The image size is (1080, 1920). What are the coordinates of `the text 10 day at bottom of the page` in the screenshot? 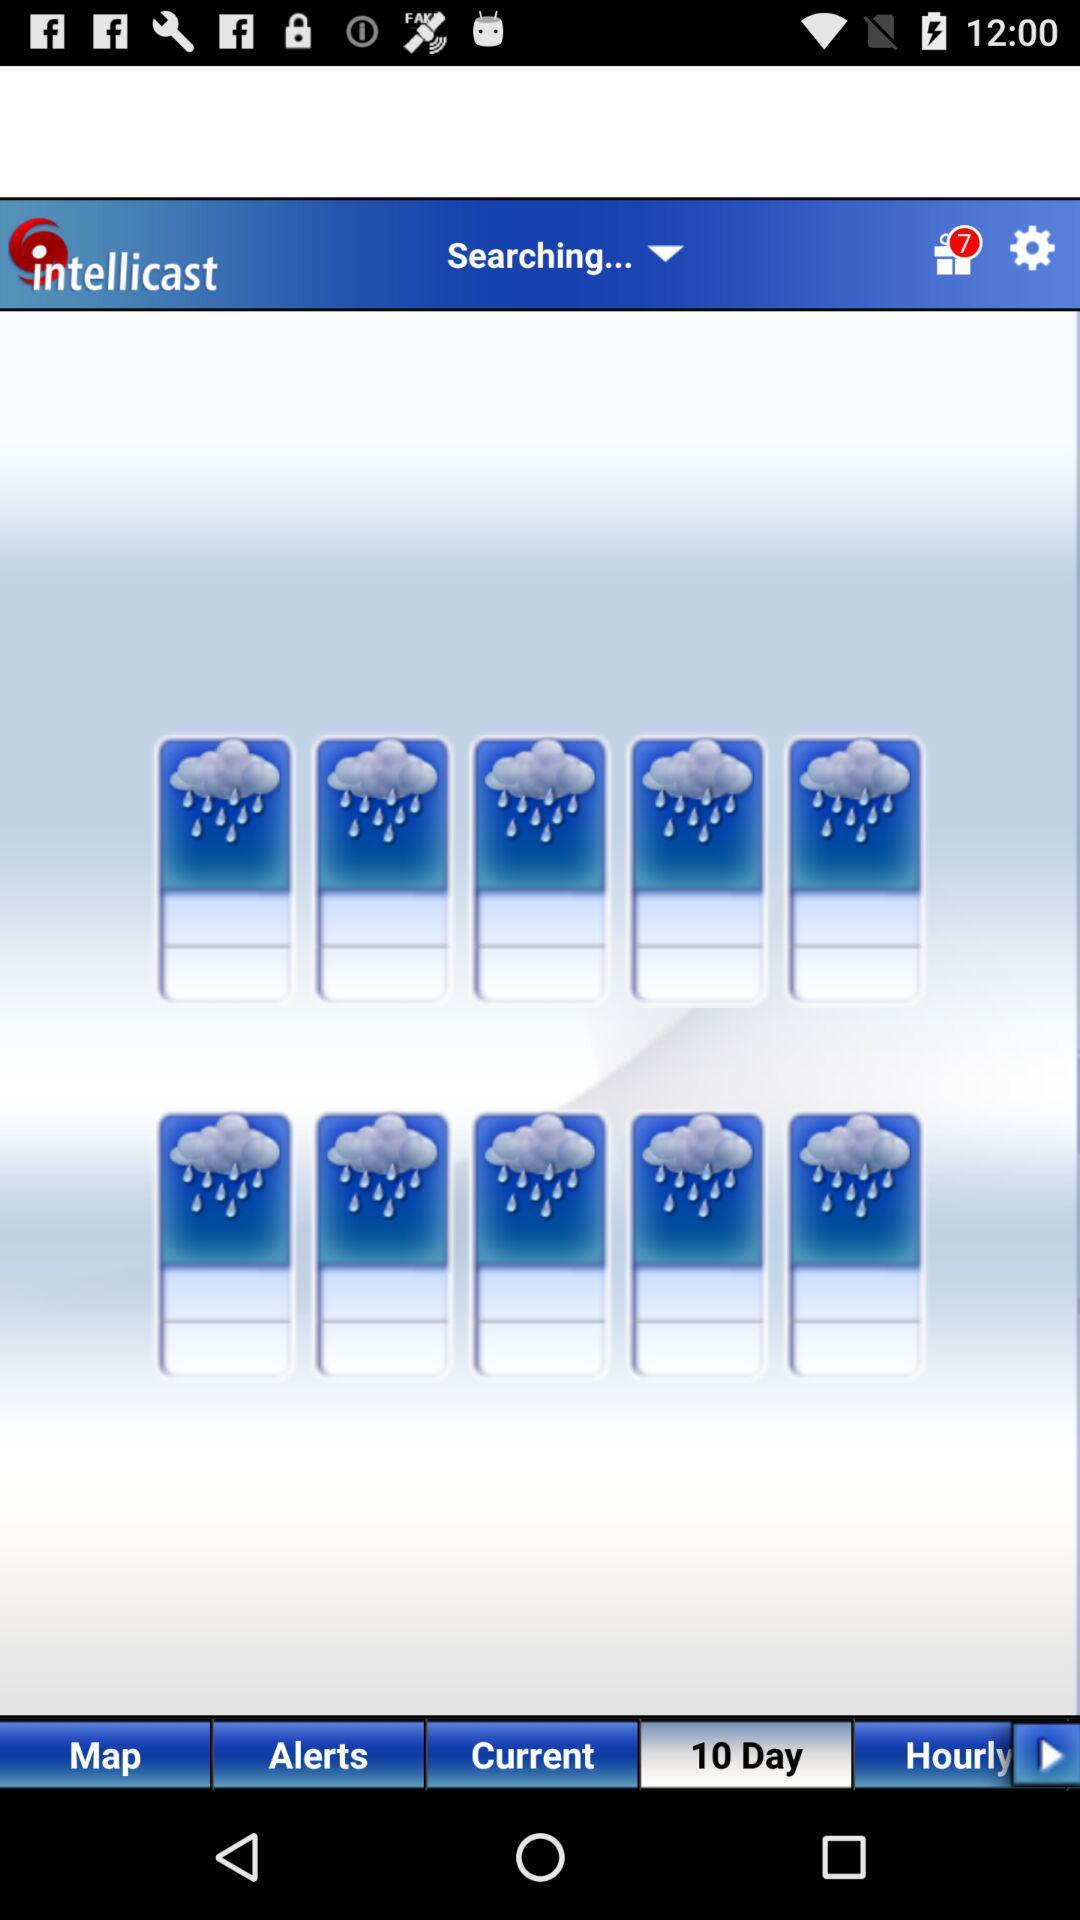 It's located at (745, 1753).